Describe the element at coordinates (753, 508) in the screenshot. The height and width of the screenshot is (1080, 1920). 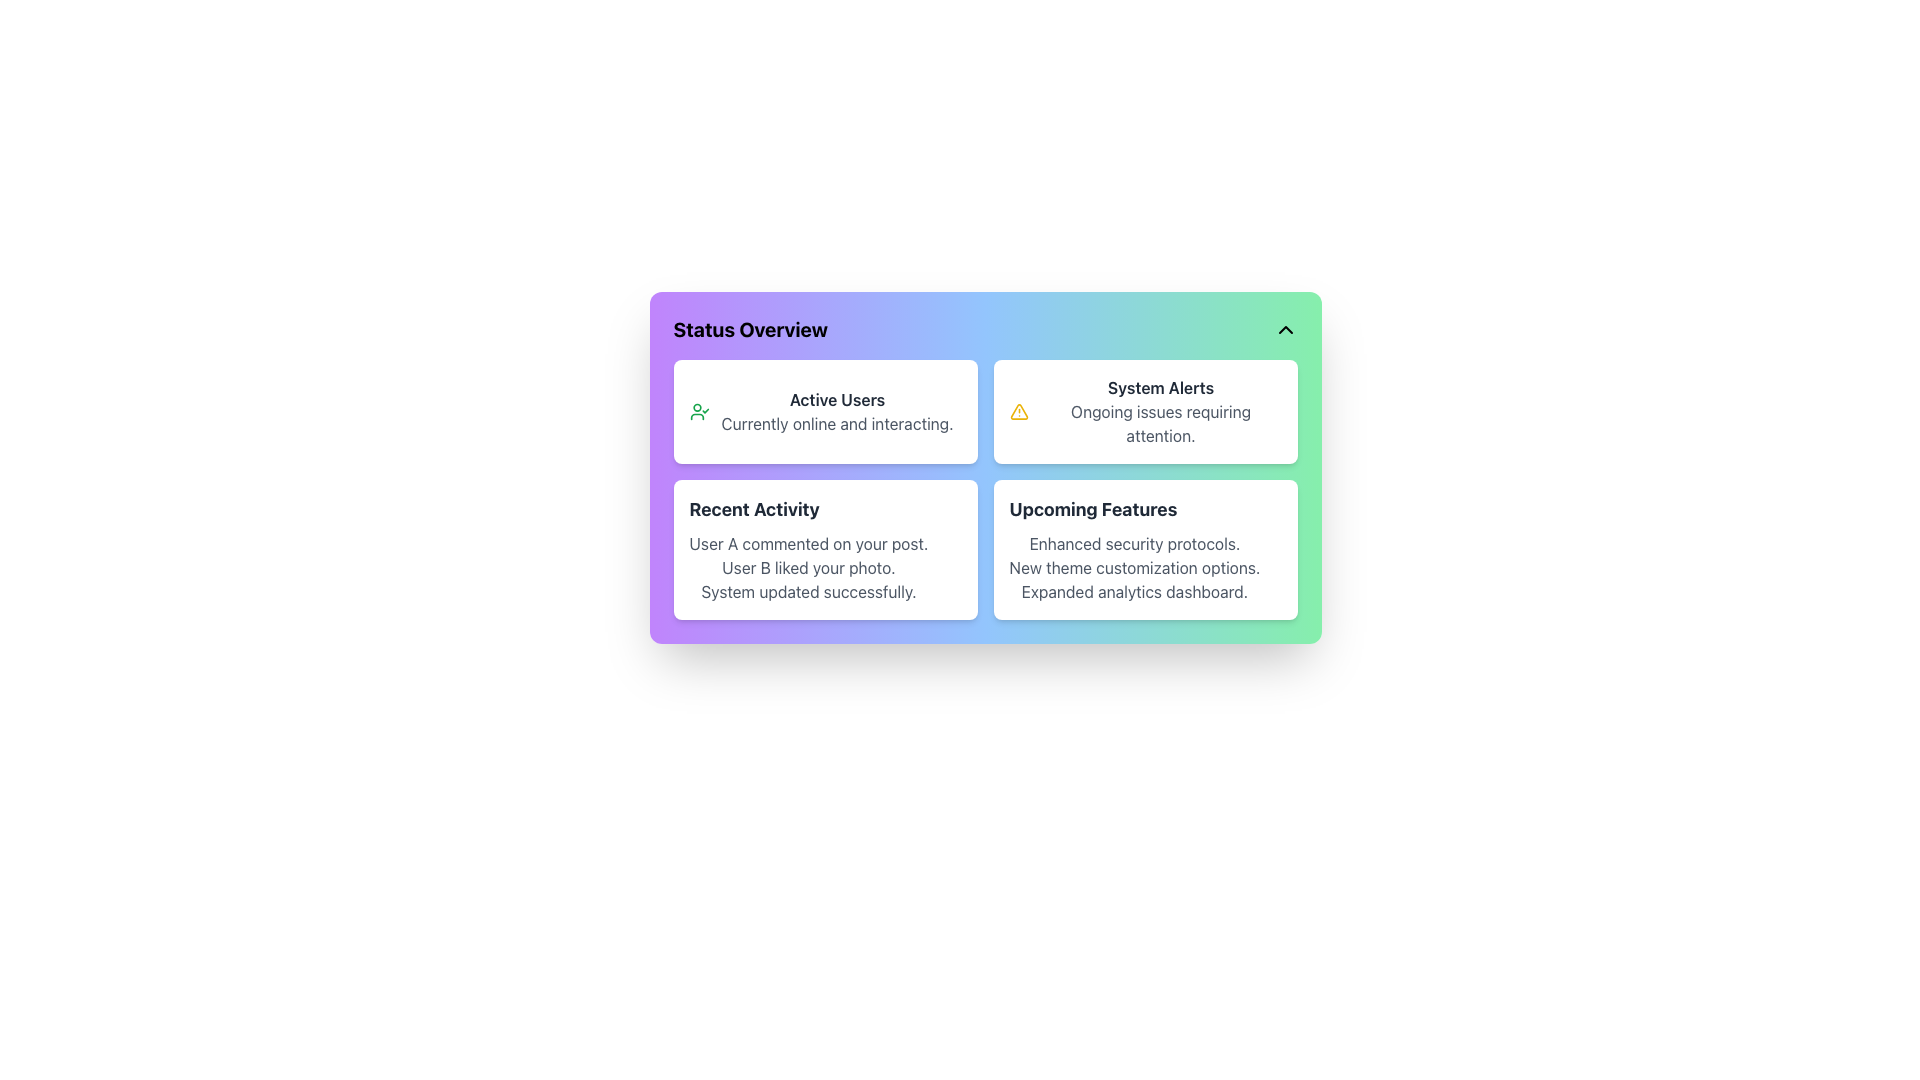
I see `the static text label or heading at the top of the card that indicates the subject or category of the content, which is located within a white rounded rectangle card in the bottom-left quadrant of the grid layout` at that location.